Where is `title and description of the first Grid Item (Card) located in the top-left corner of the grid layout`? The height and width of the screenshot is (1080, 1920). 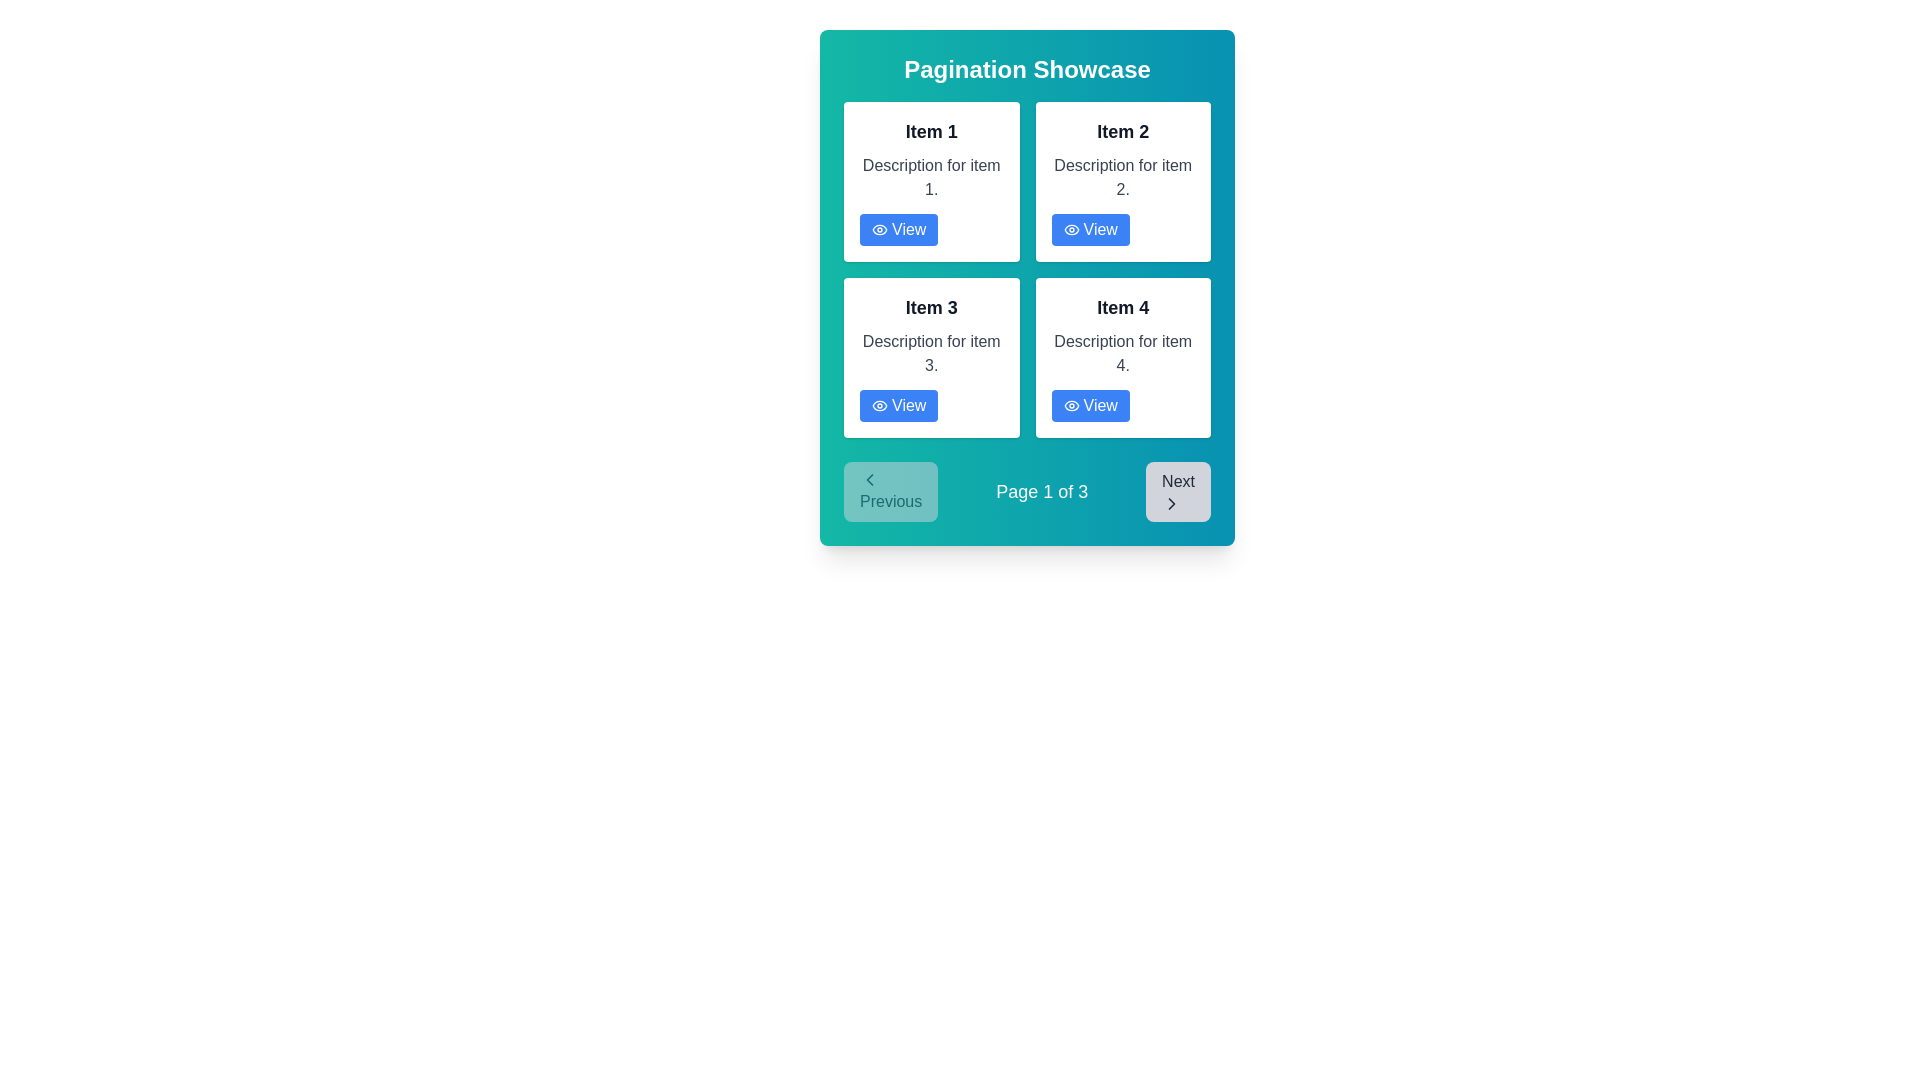 title and description of the first Grid Item (Card) located in the top-left corner of the grid layout is located at coordinates (930, 181).